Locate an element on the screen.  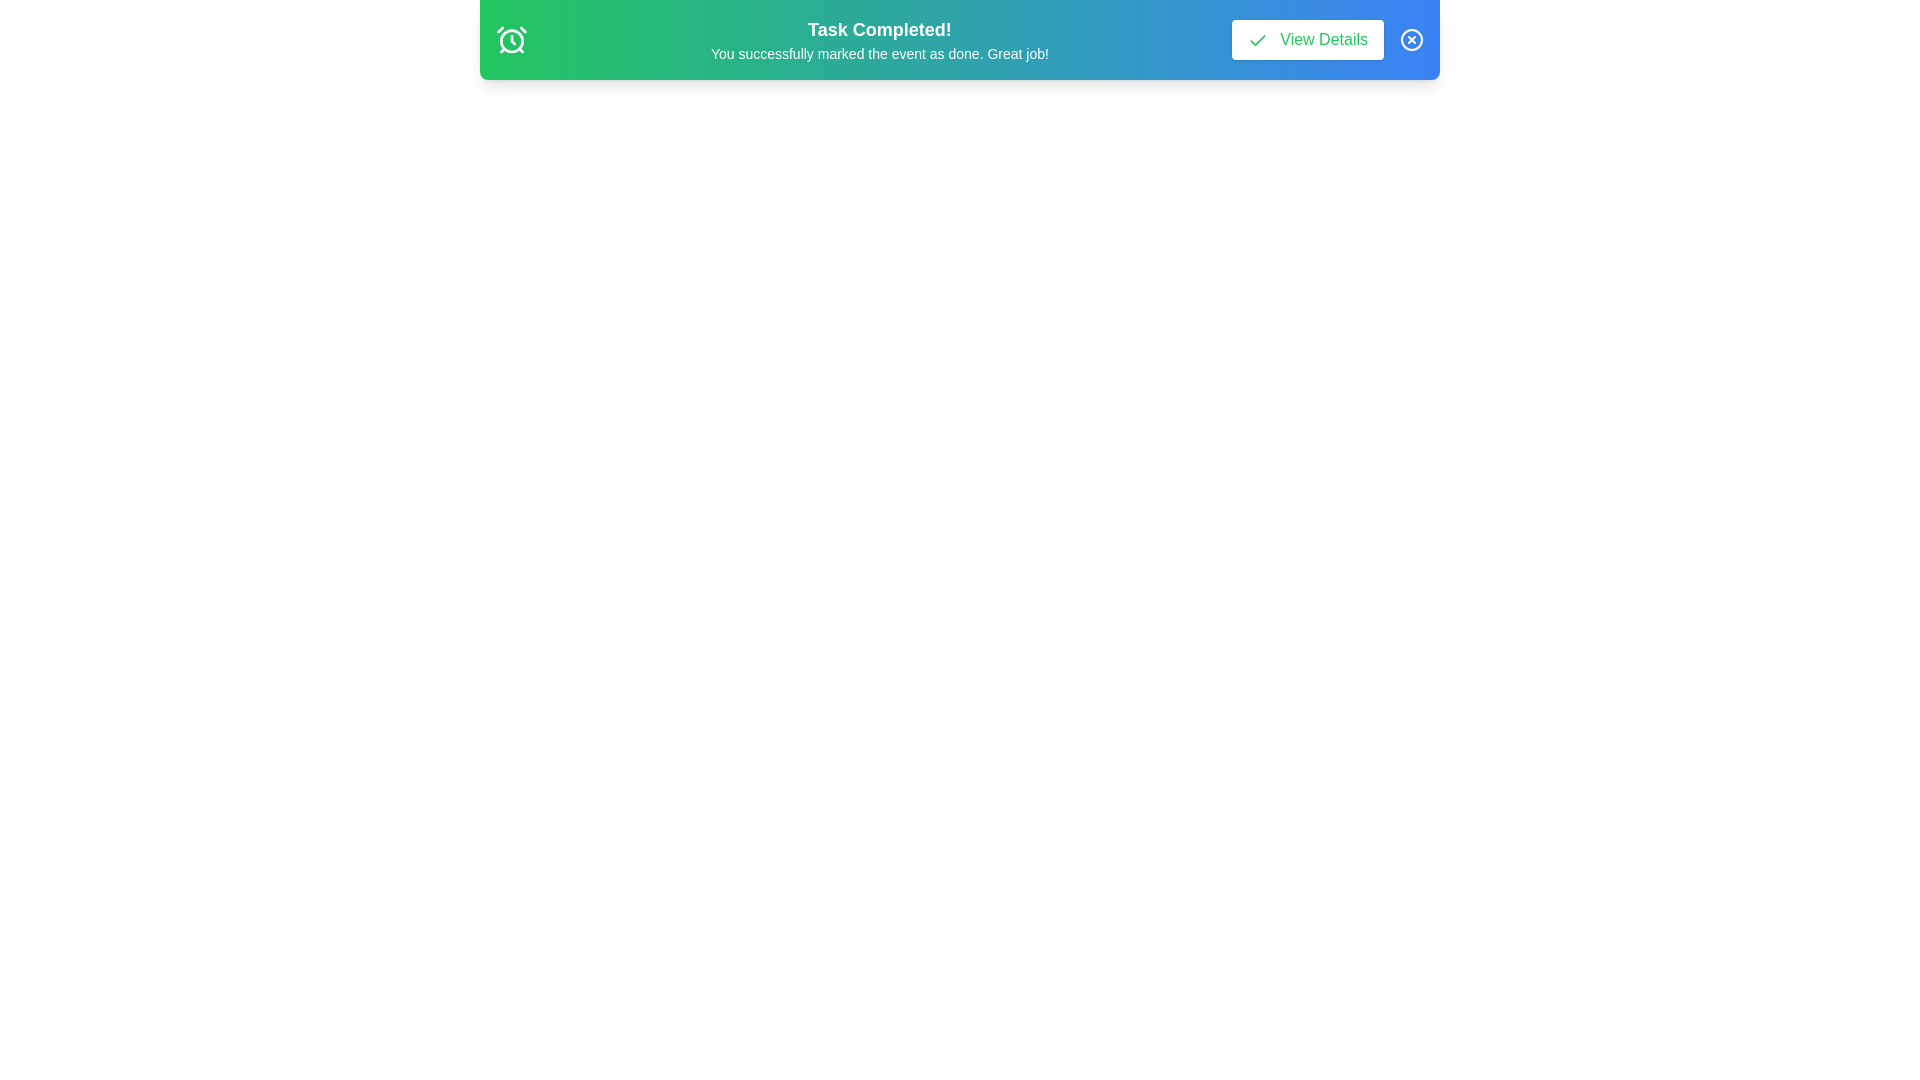
the AlarmClock icon to view it is located at coordinates (512, 39).